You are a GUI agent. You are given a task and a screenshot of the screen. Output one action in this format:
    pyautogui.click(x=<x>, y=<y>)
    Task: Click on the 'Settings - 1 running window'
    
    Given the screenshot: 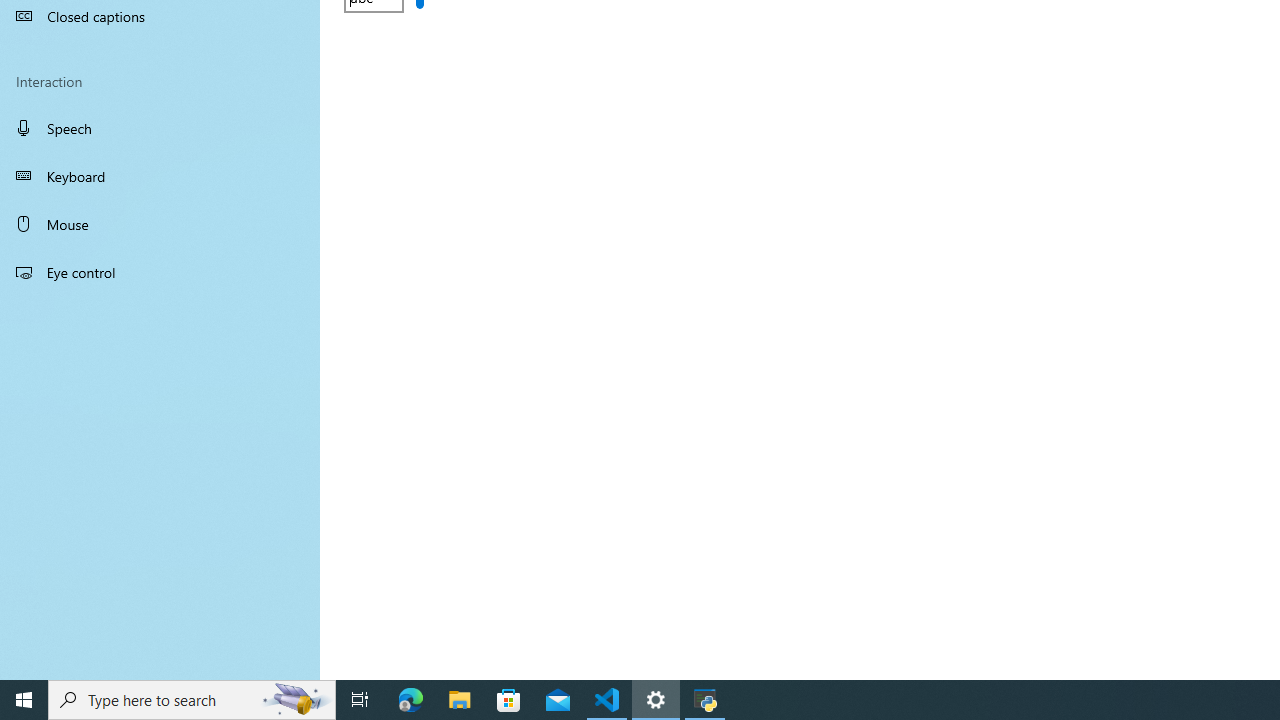 What is the action you would take?
    pyautogui.click(x=656, y=698)
    